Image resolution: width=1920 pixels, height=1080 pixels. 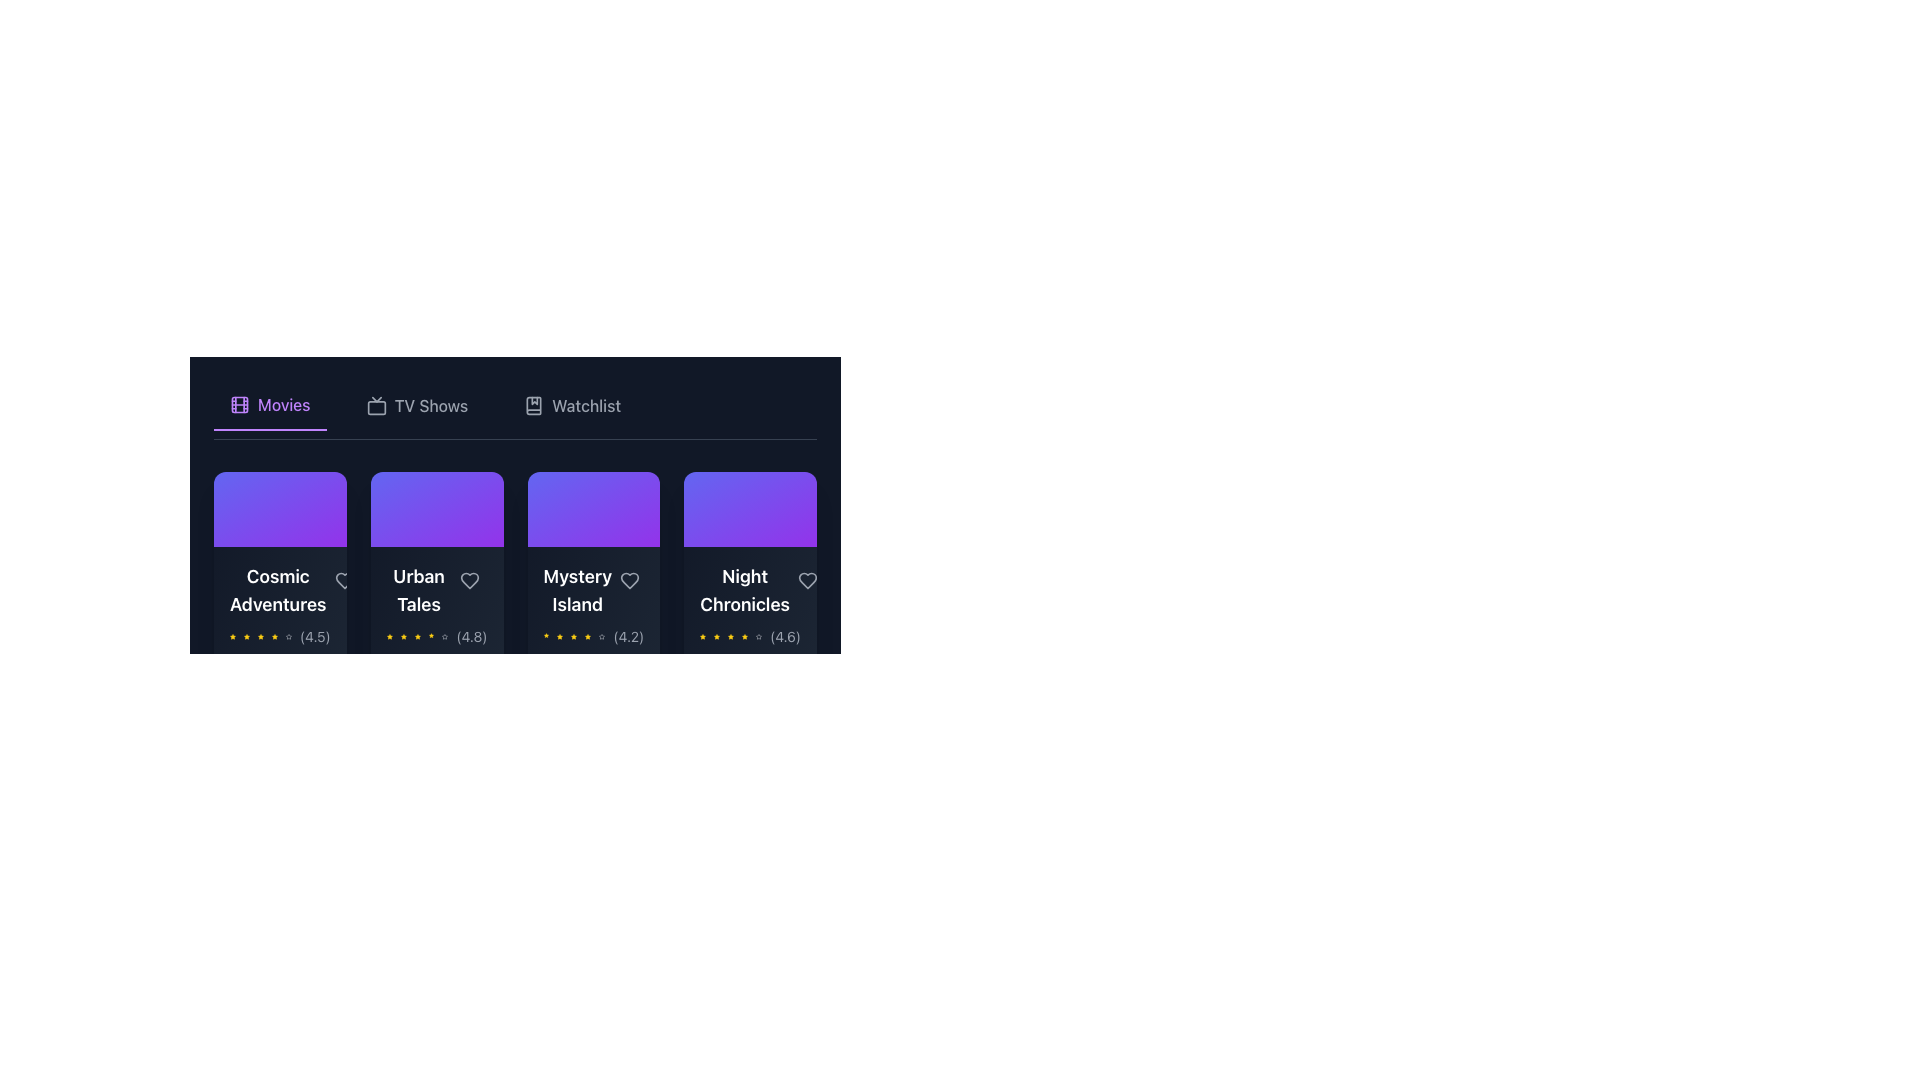 I want to click on the fourth star icon in the rating display for the movie 'Cosmic Adventures', so click(x=273, y=636).